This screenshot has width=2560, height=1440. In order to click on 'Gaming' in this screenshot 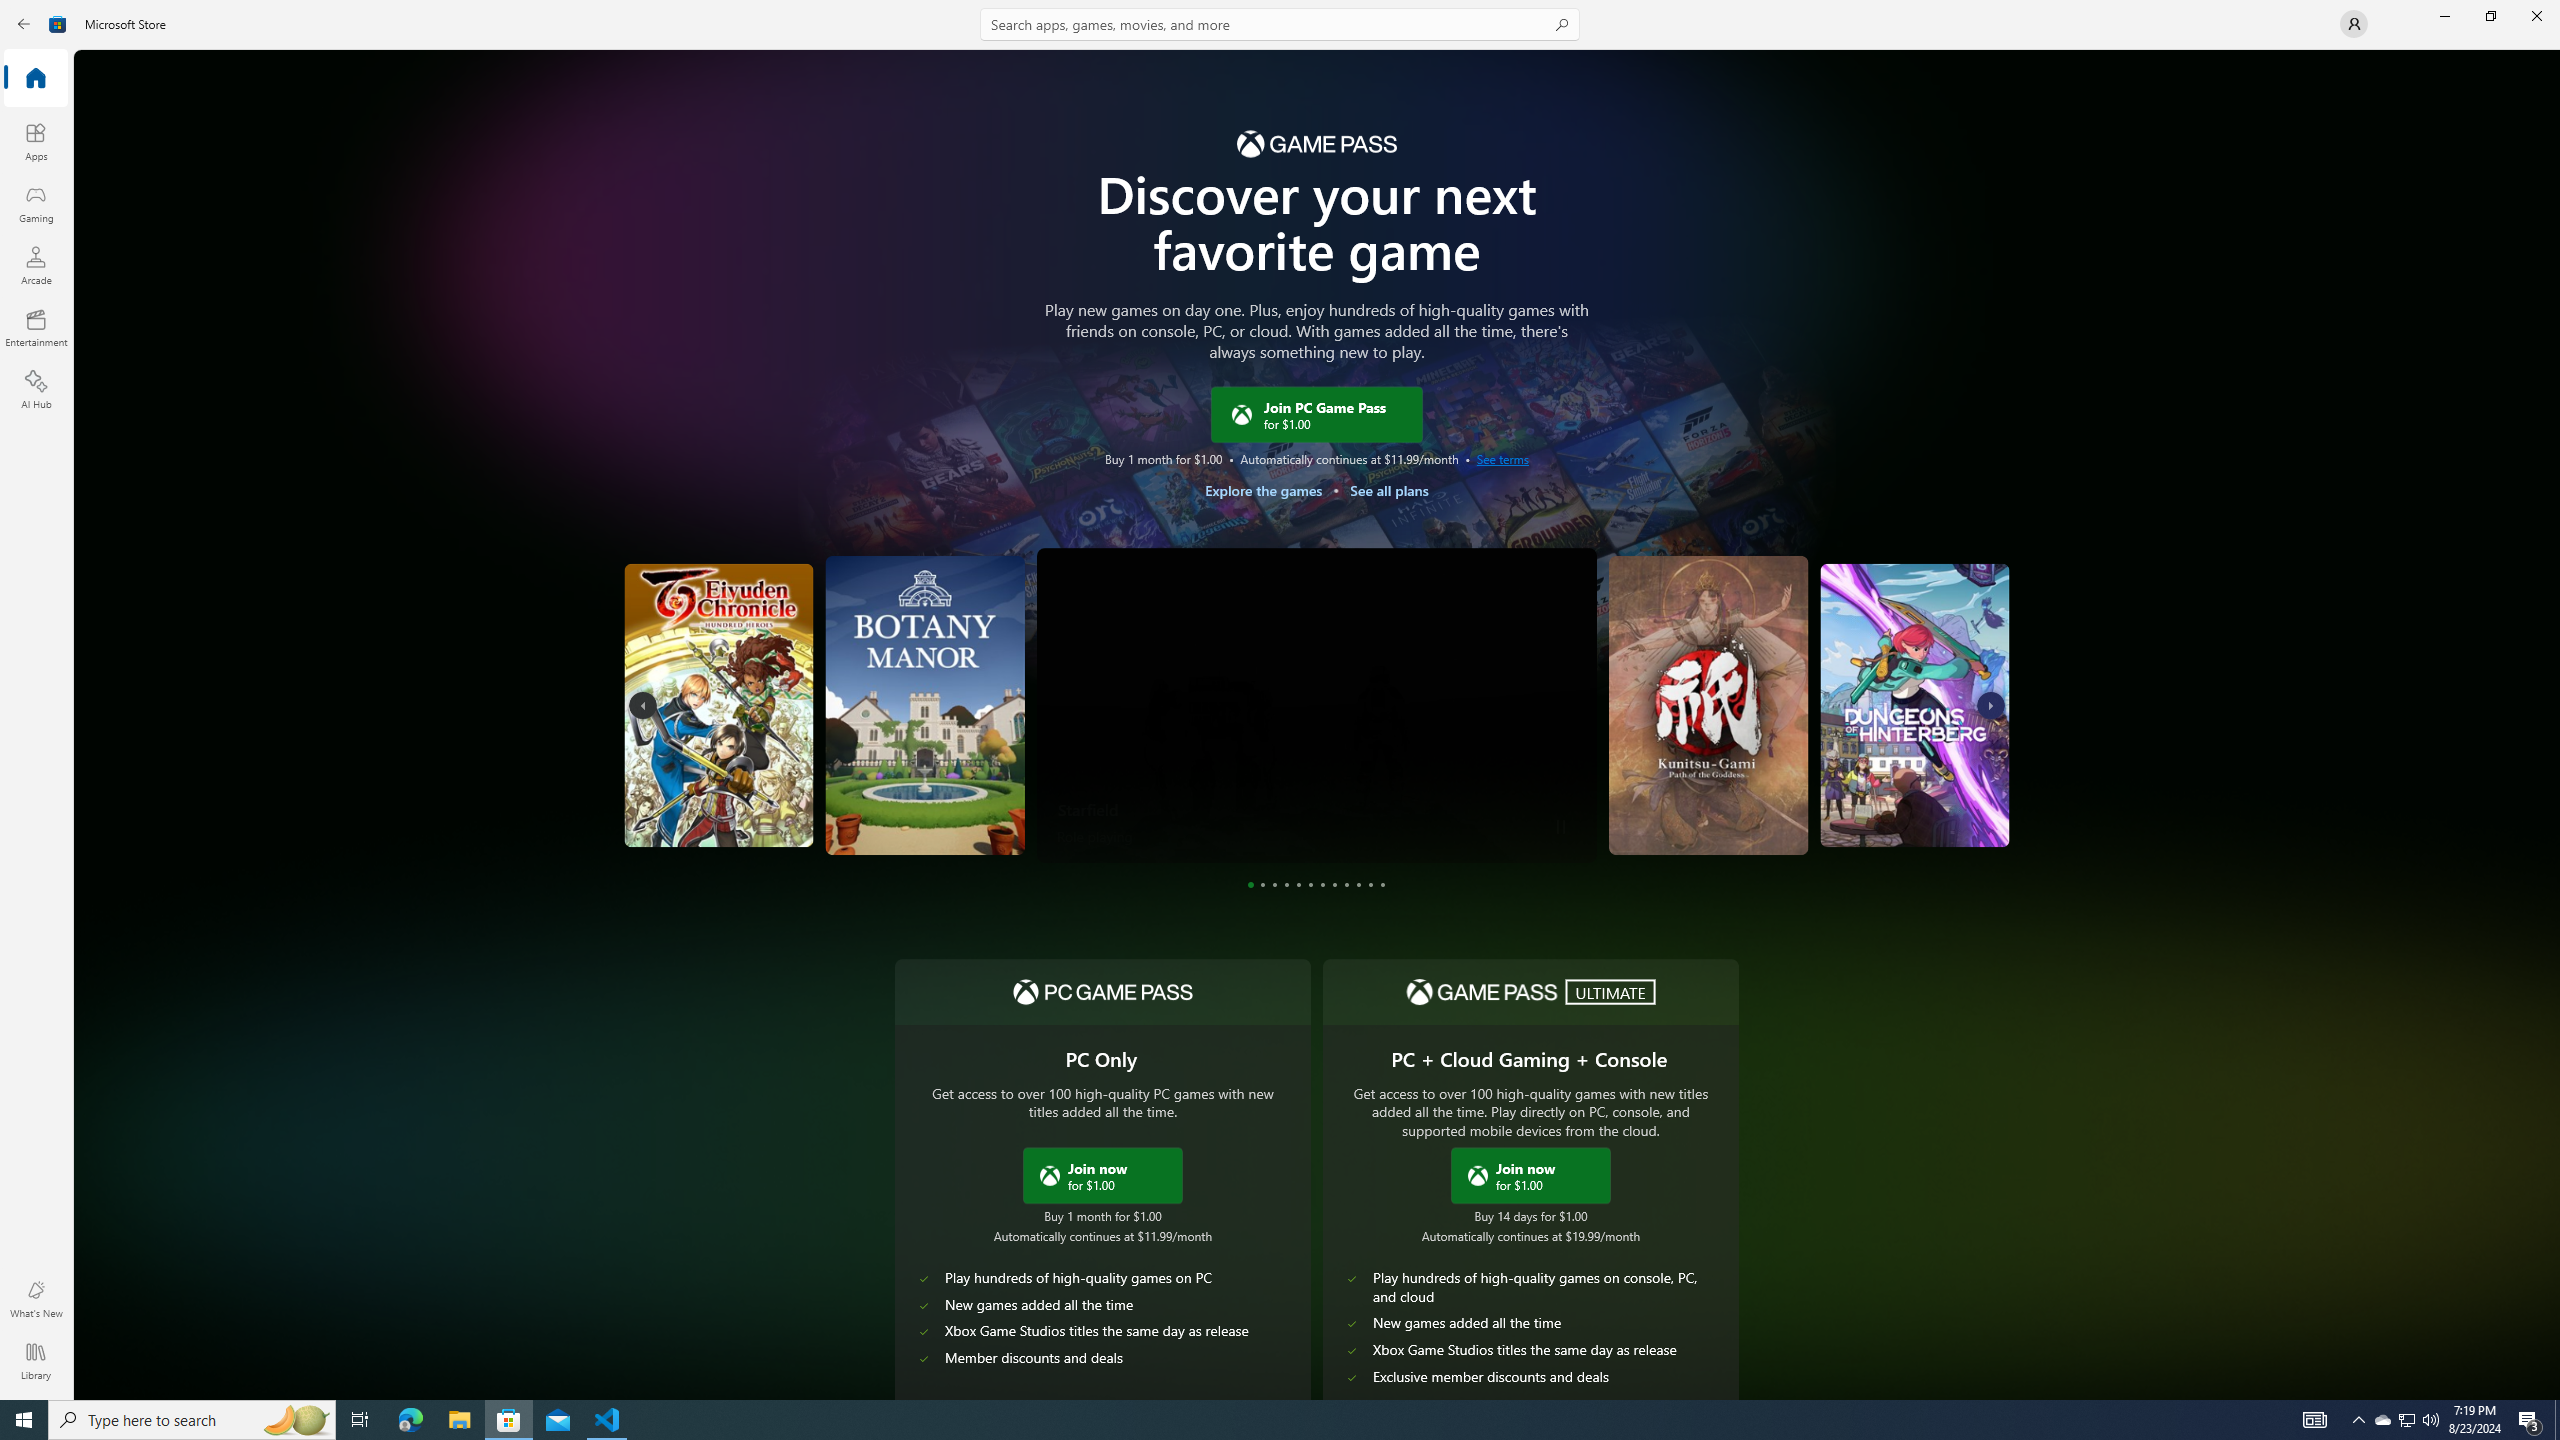, I will do `click(34, 202)`.